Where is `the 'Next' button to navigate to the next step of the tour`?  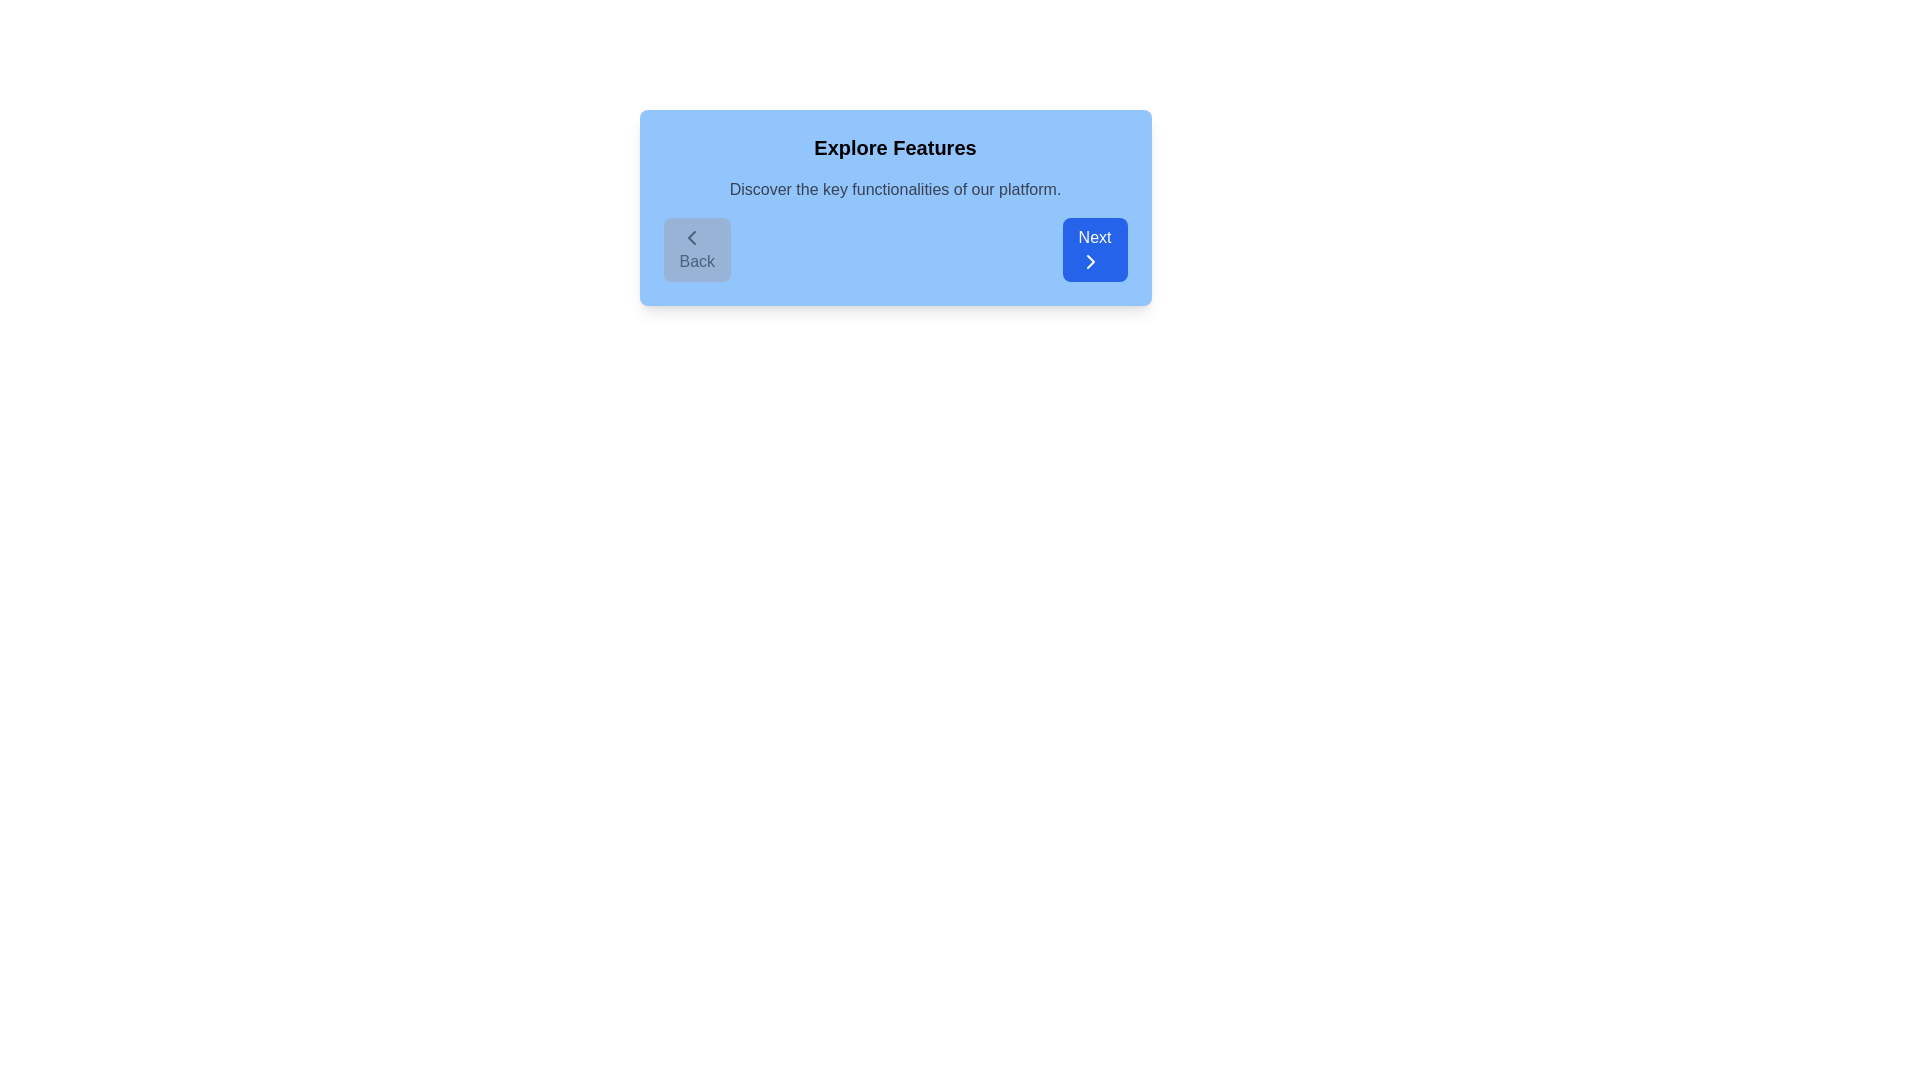 the 'Next' button to navigate to the next step of the tour is located at coordinates (1093, 249).